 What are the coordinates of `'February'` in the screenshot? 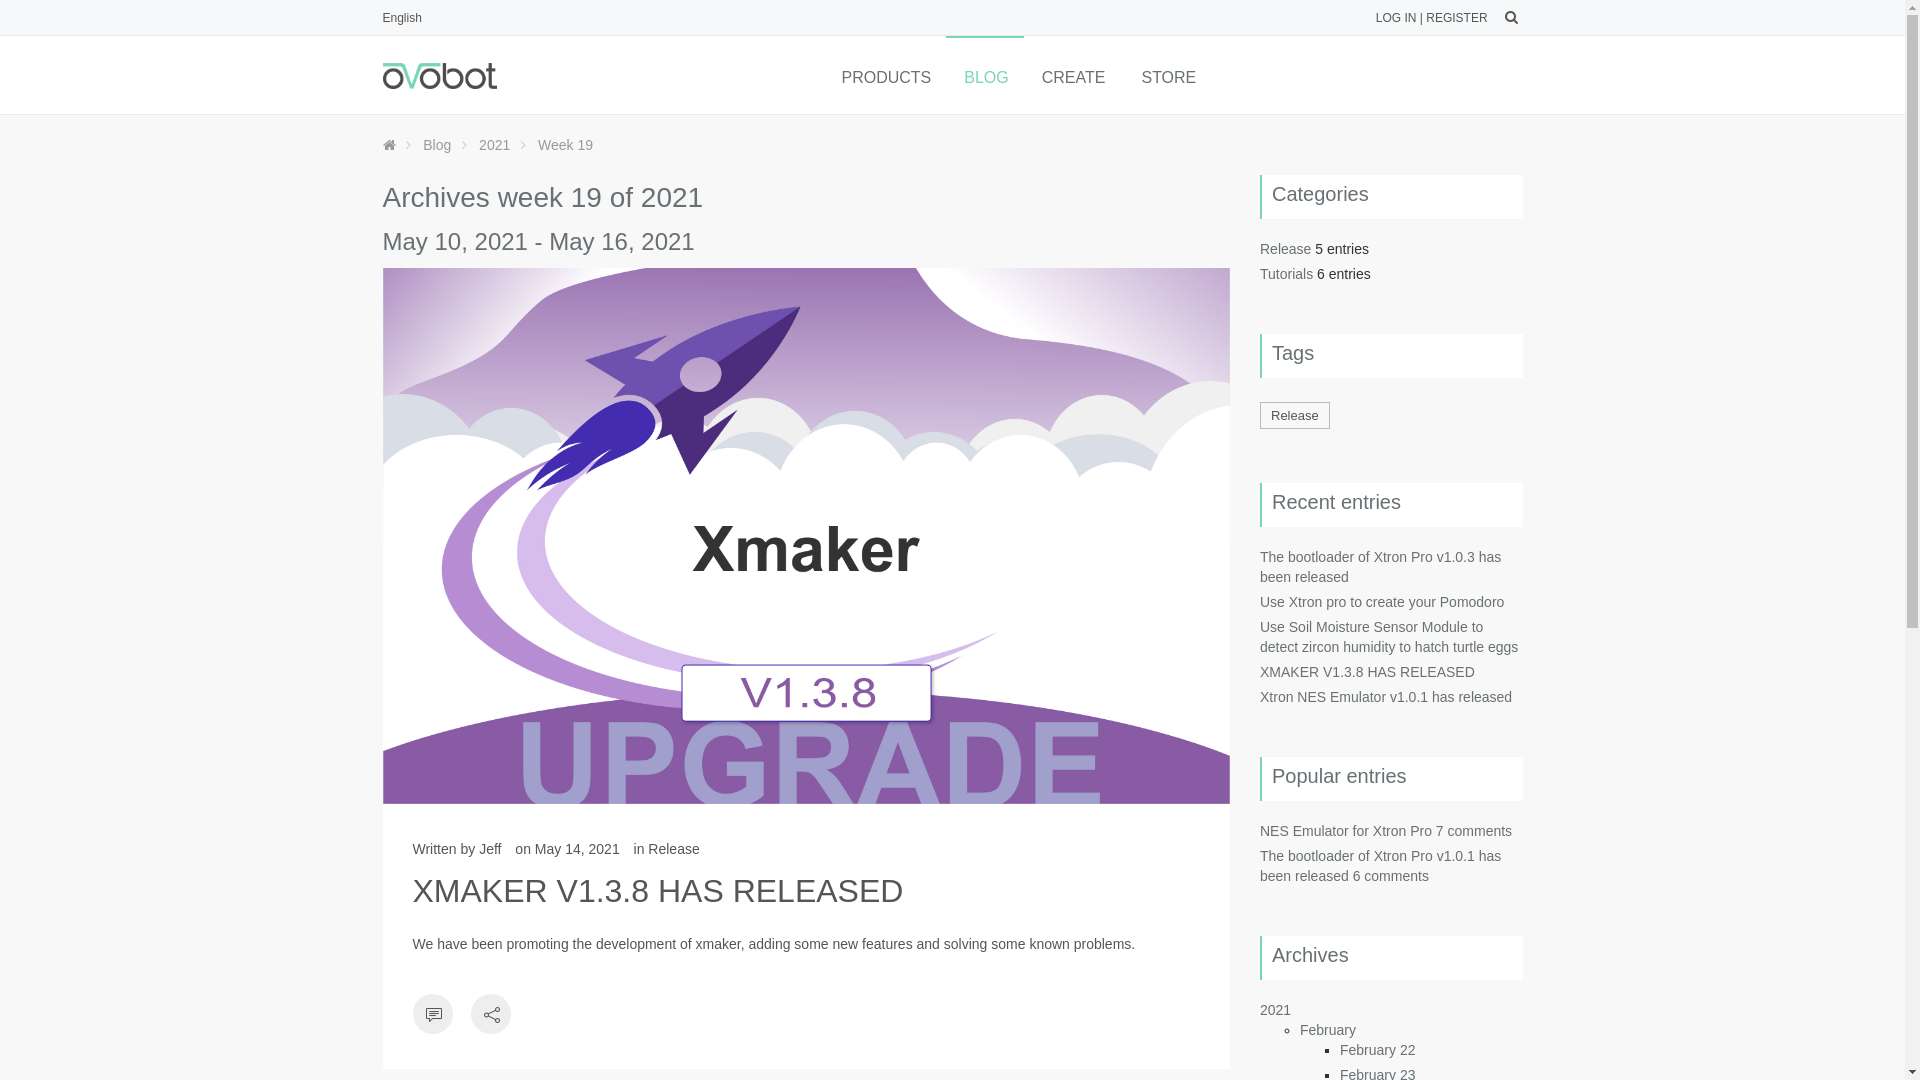 It's located at (1328, 1029).